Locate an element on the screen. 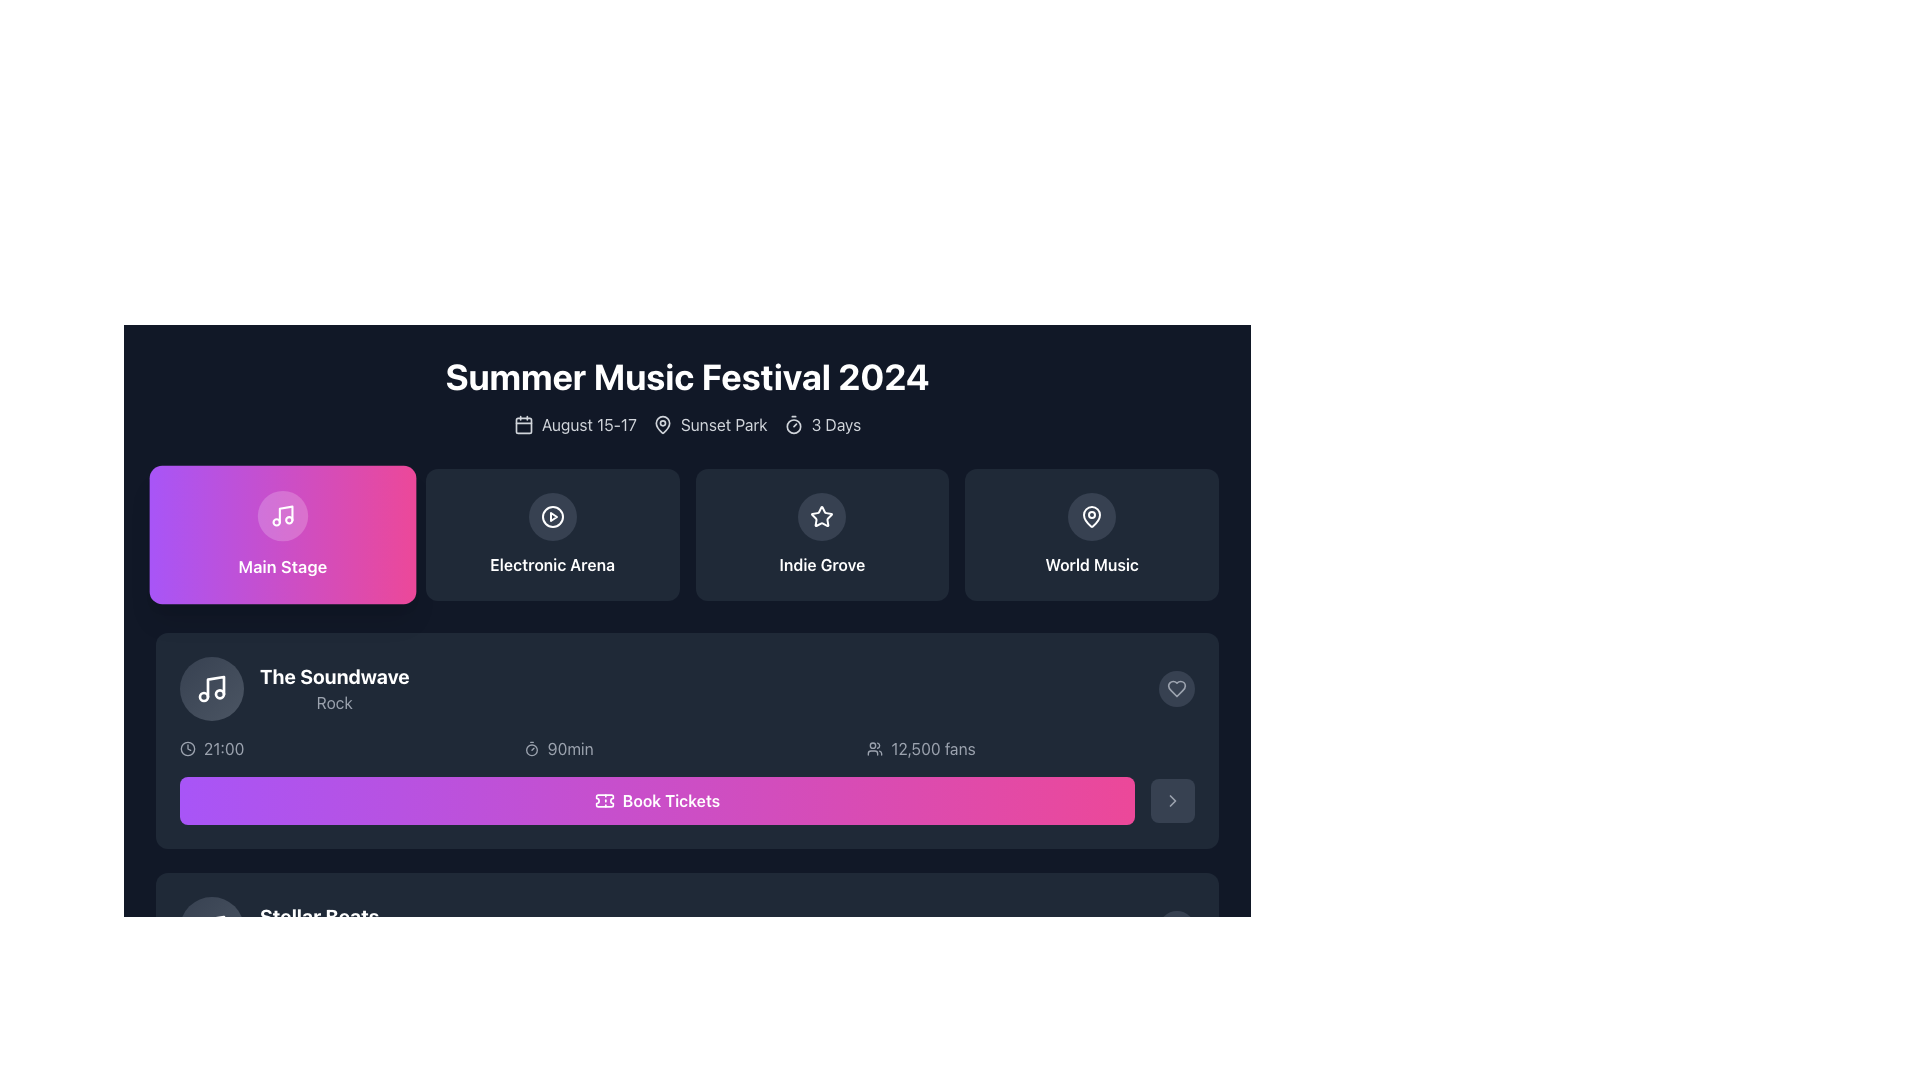 This screenshot has height=1080, width=1920. the time display element indicating the start time of an event, located in the leftmost section of a three-column grid under 'The Soundwave - Rock' is located at coordinates (343, 748).